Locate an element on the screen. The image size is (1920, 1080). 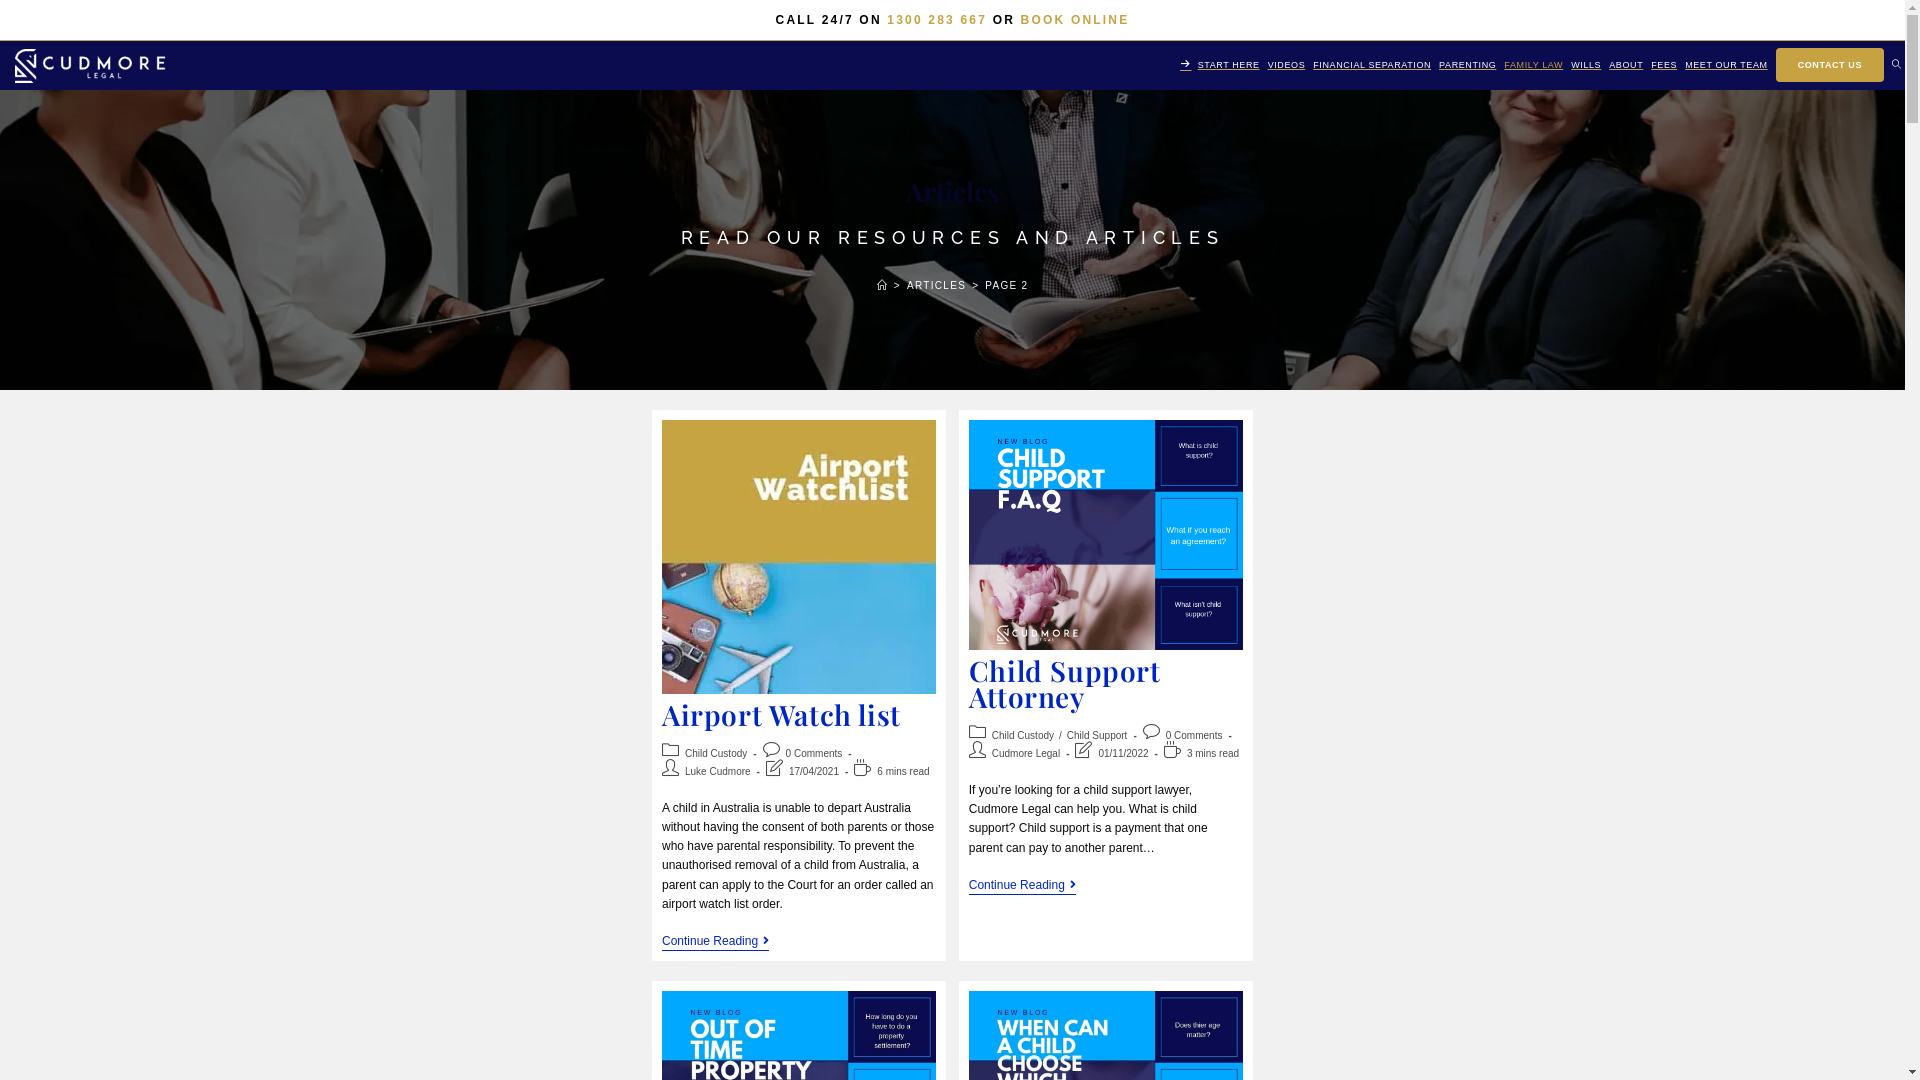
'START HERE' is located at coordinates (1176, 64).